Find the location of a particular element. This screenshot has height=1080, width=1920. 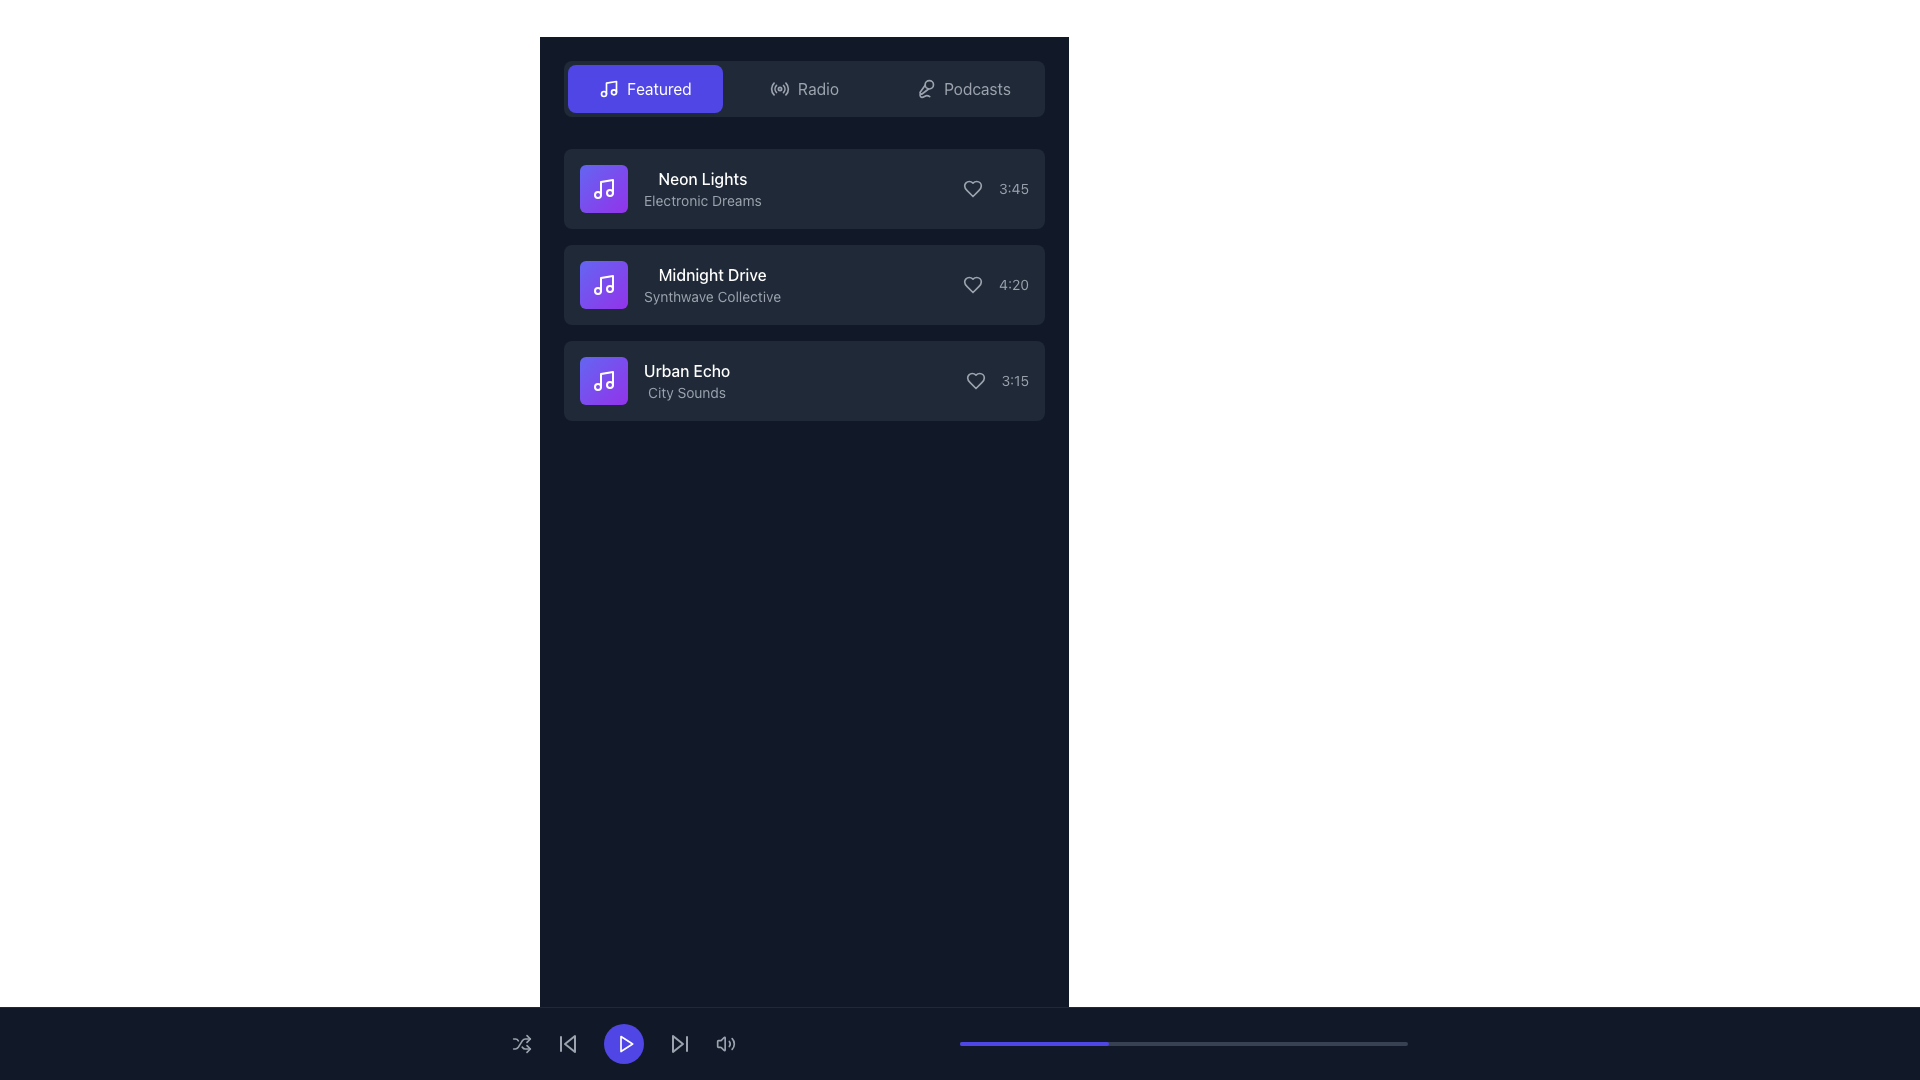

the musical note icon located on the left side of the 'Featured' button with a purple background and white text is located at coordinates (608, 87).